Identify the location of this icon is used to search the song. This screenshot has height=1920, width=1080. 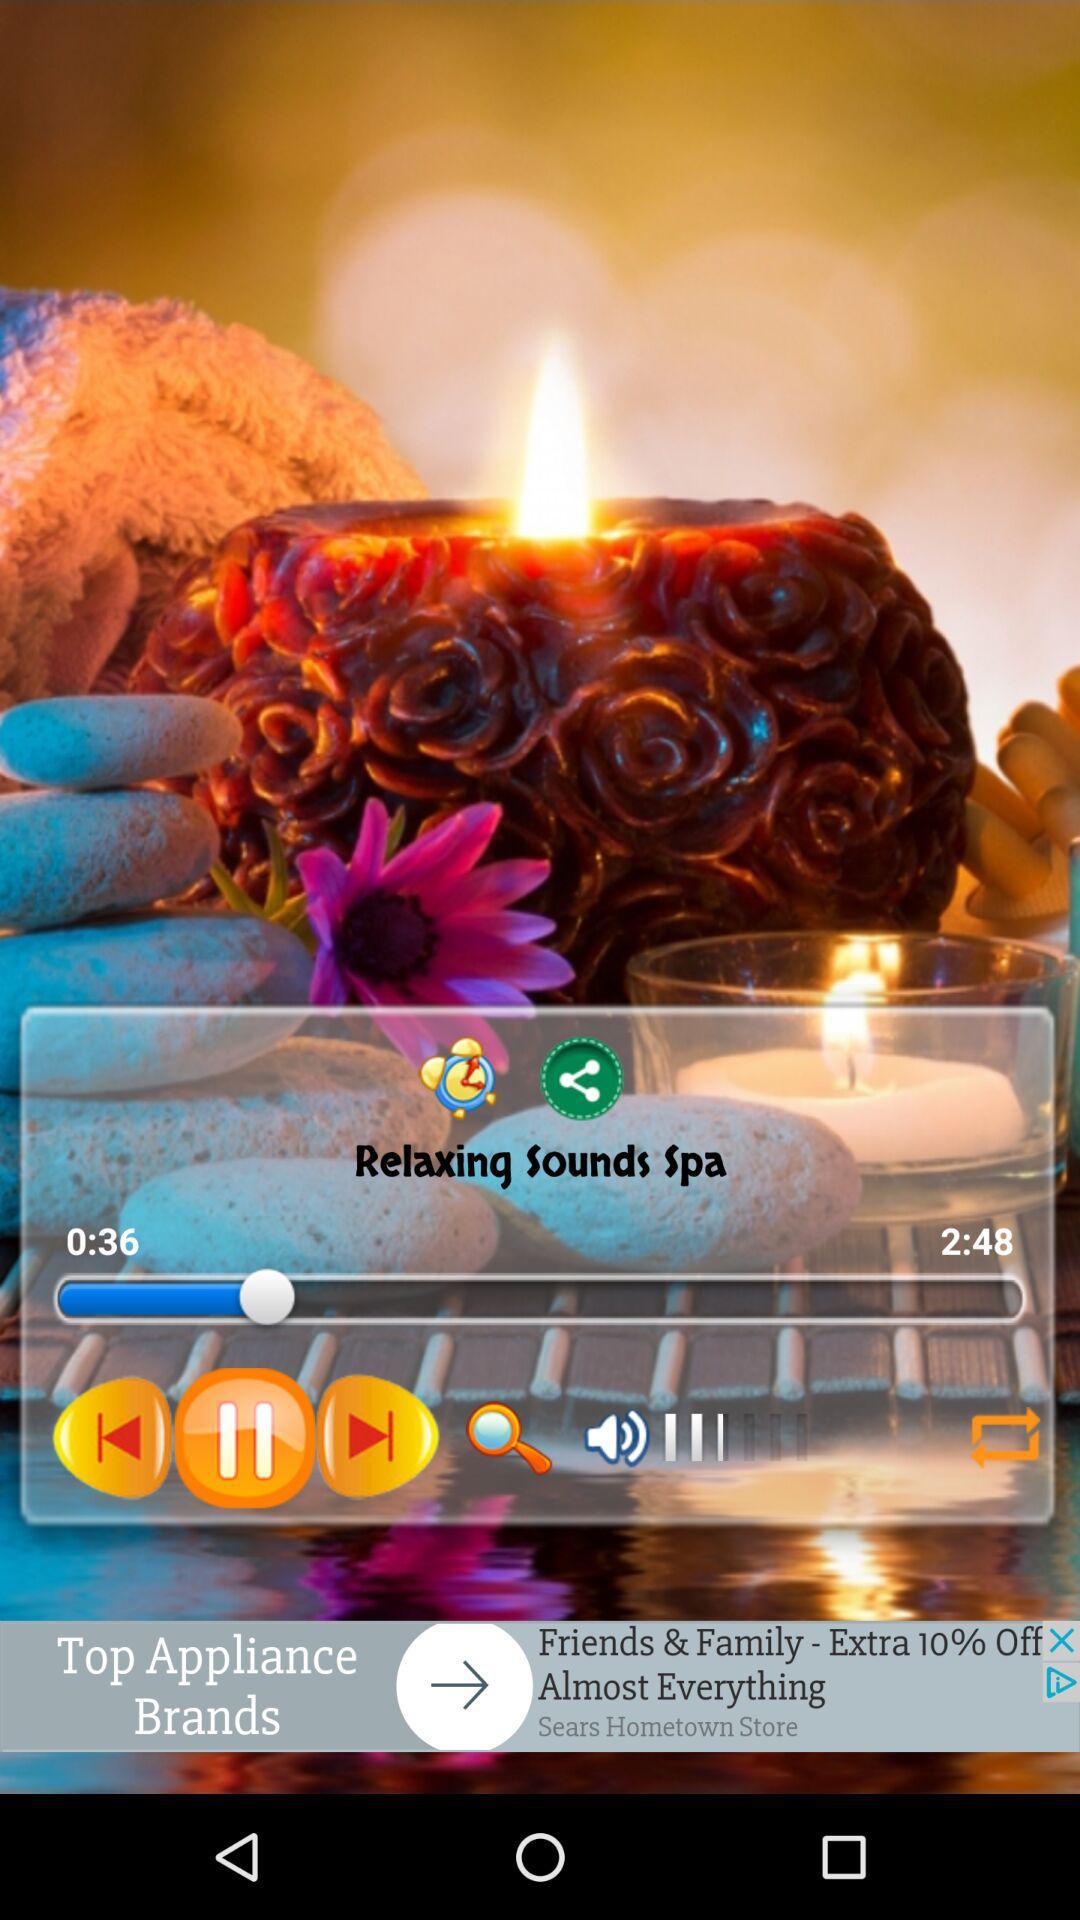
(508, 1437).